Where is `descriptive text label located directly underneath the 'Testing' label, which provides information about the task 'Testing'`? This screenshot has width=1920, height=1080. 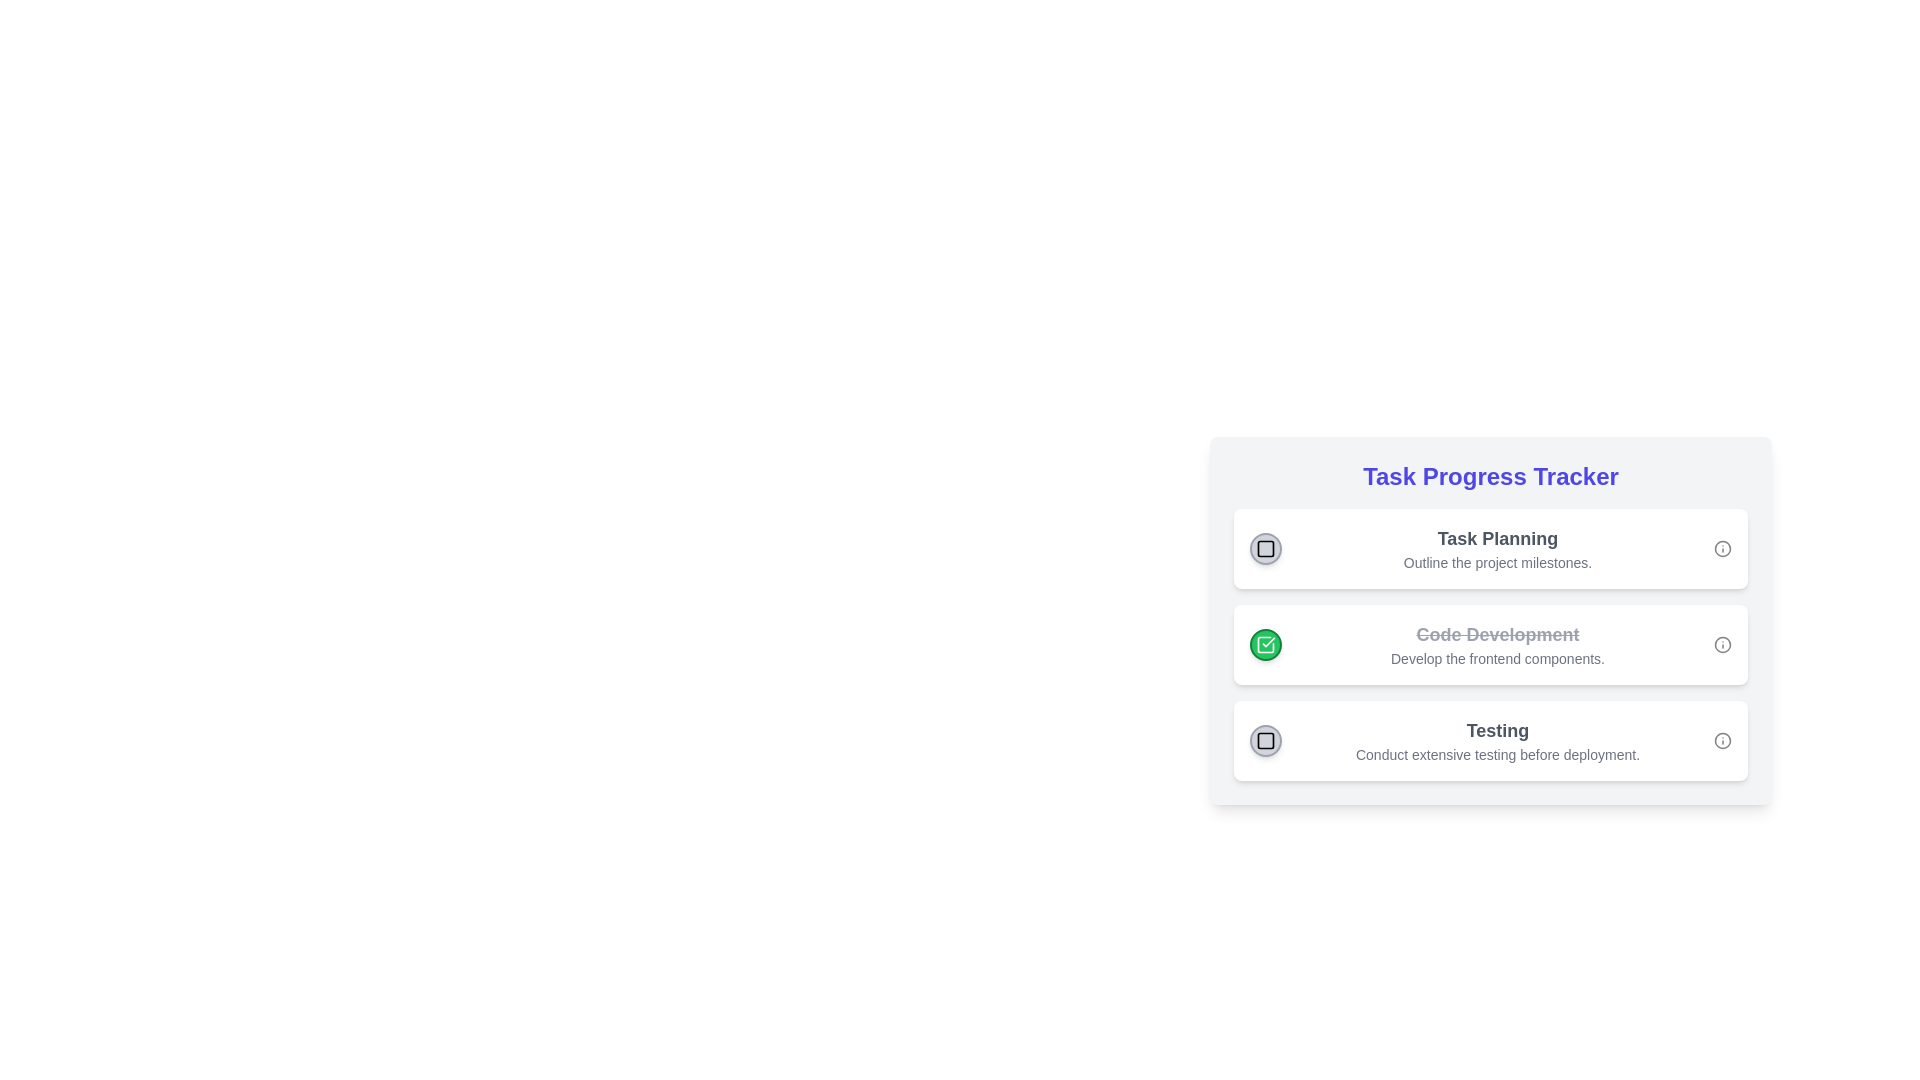
descriptive text label located directly underneath the 'Testing' label, which provides information about the task 'Testing' is located at coordinates (1497, 755).